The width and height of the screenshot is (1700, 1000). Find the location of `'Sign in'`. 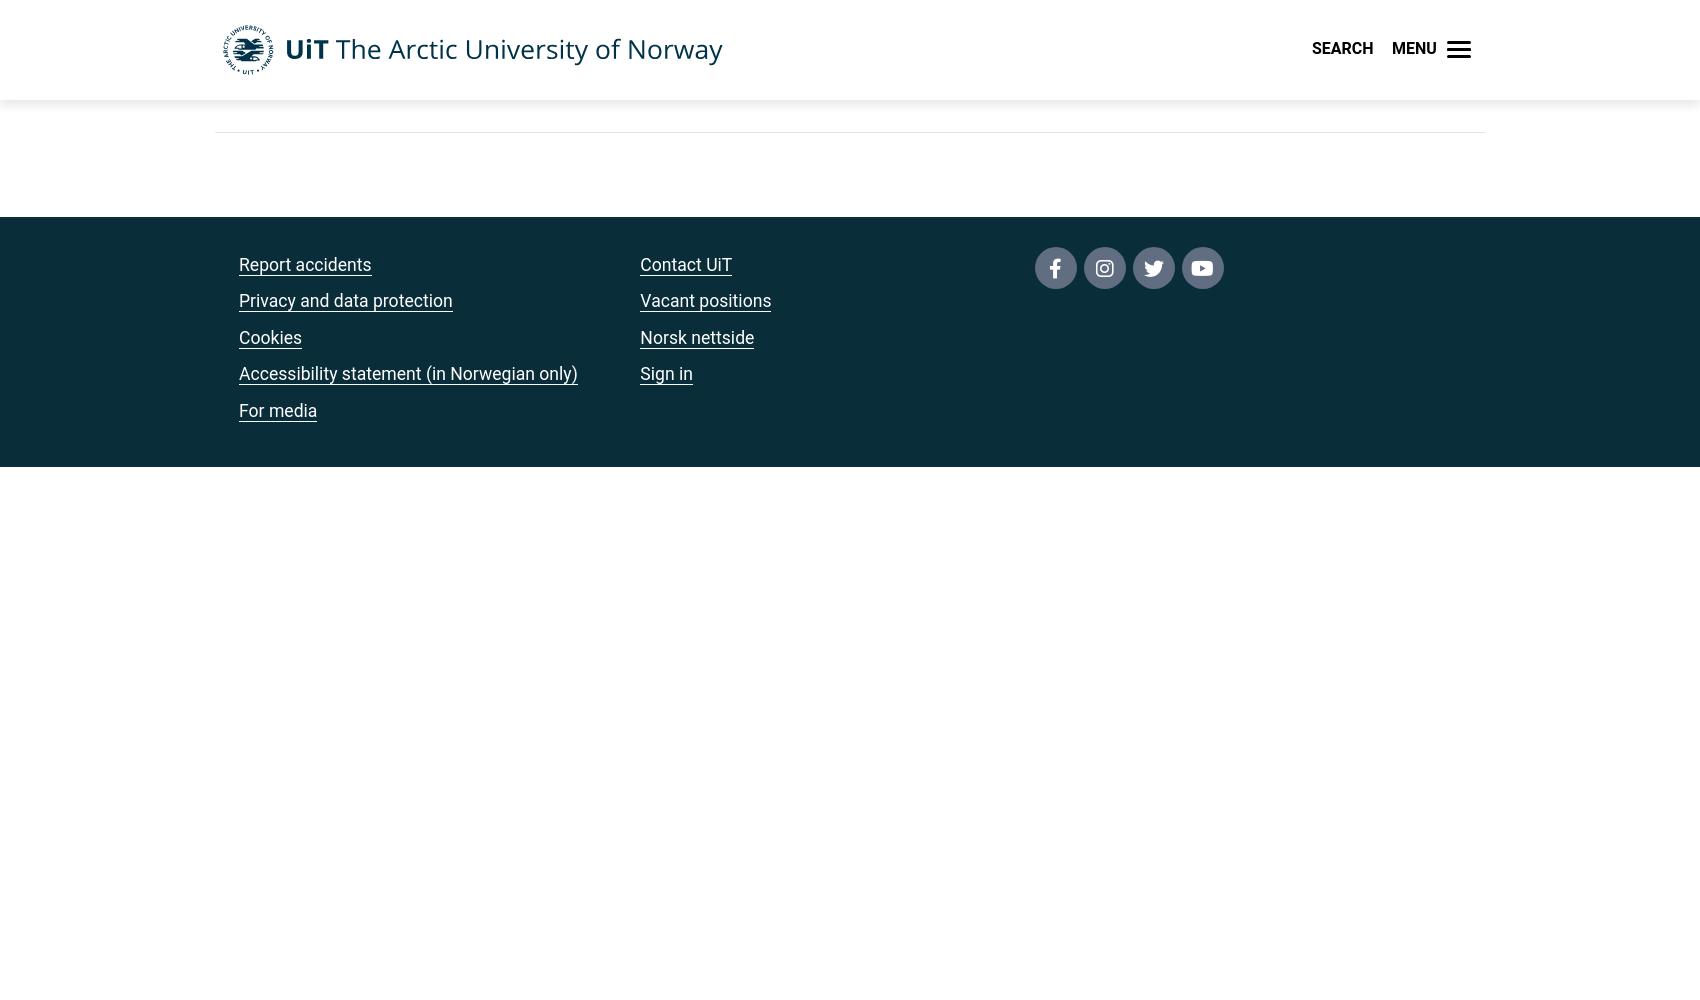

'Sign in' is located at coordinates (666, 373).